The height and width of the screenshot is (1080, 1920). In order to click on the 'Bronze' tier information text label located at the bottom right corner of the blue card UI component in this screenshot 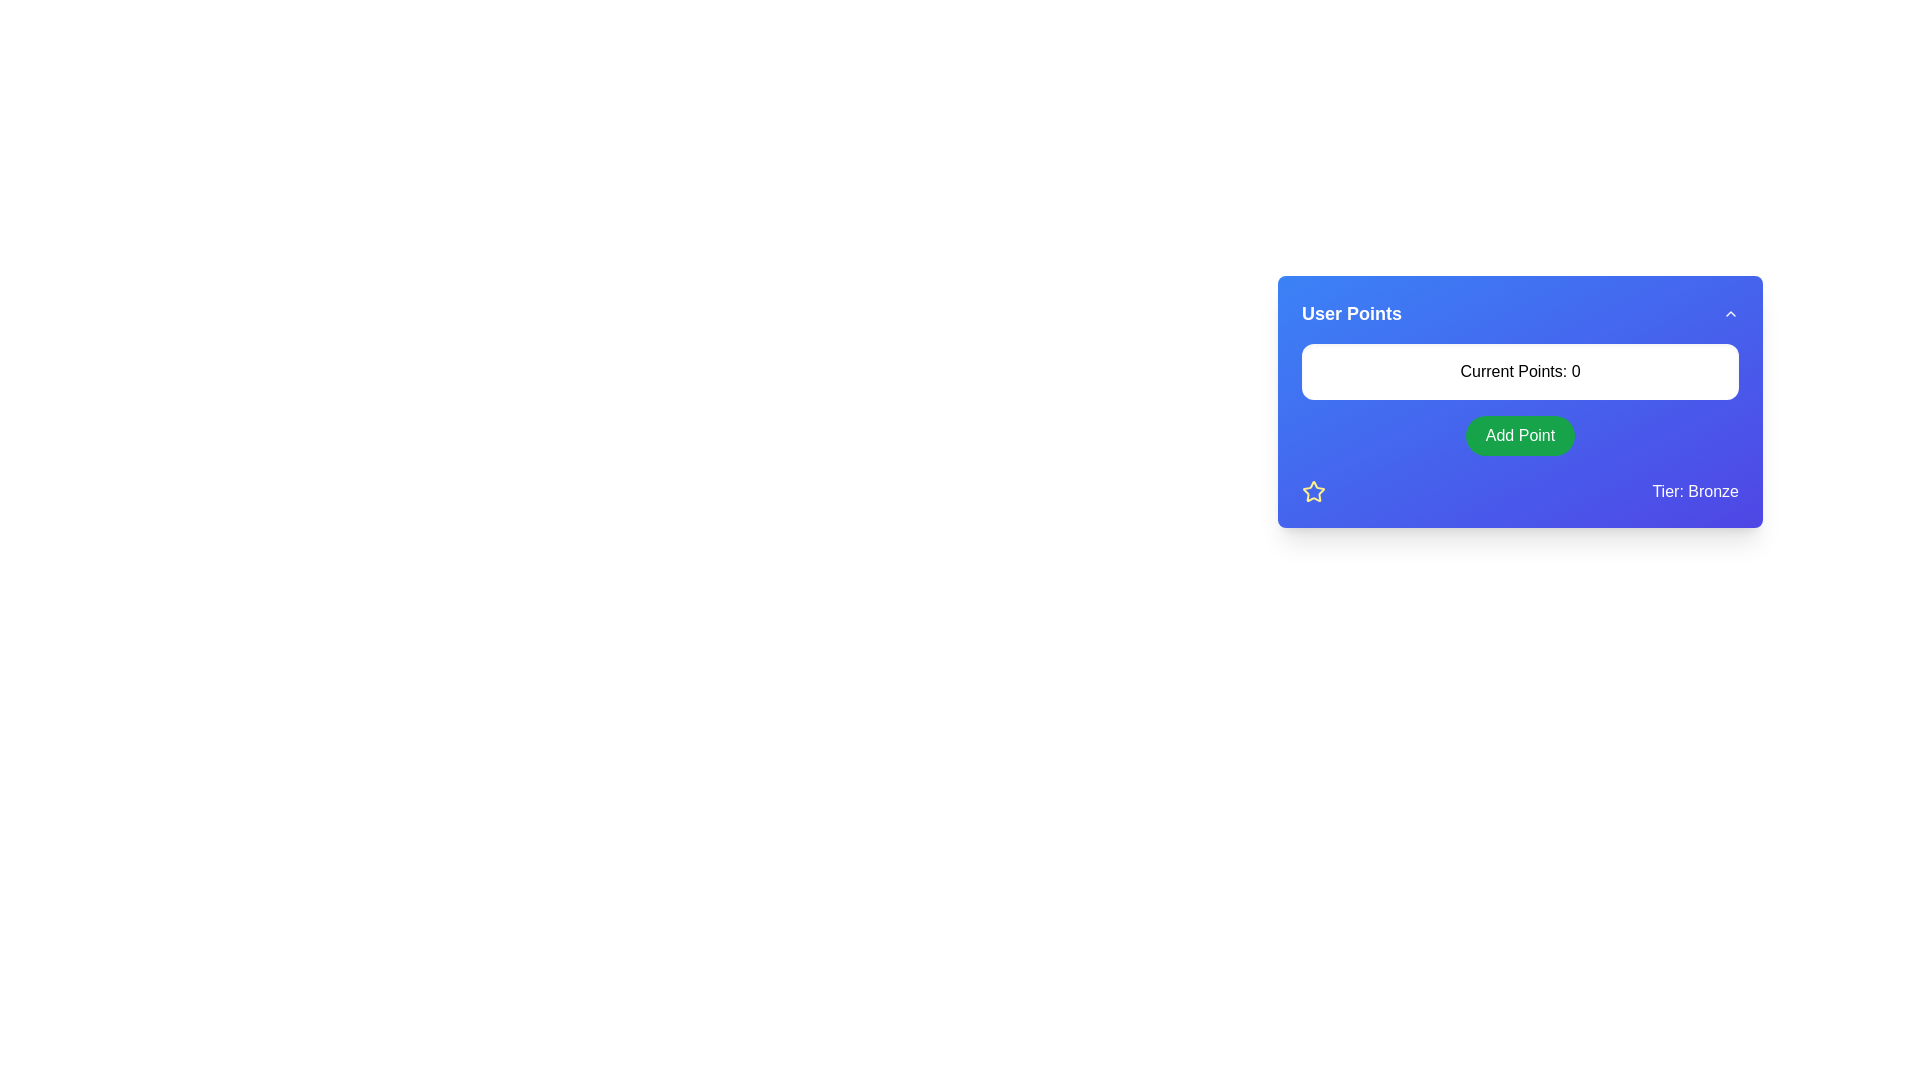, I will do `click(1694, 492)`.